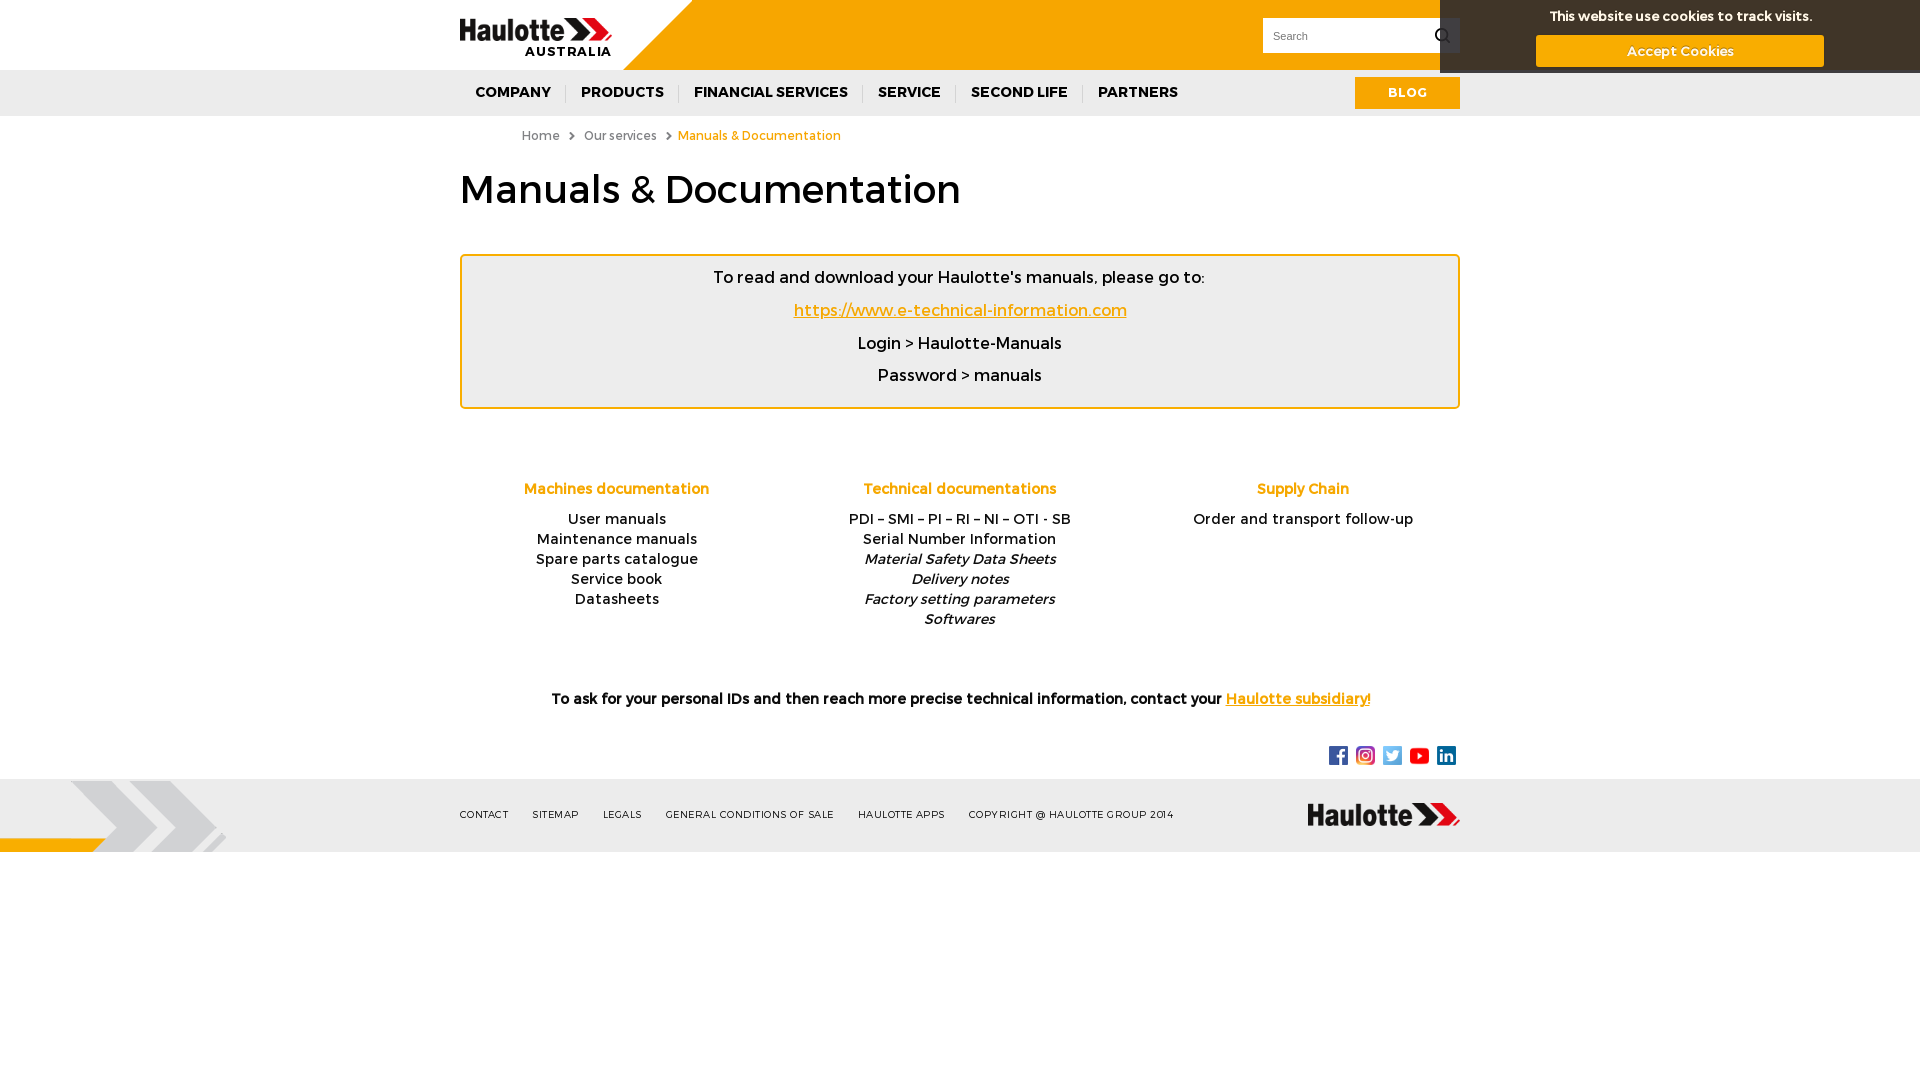  What do you see at coordinates (1356, 753) in the screenshot?
I see `'Instagram'` at bounding box center [1356, 753].